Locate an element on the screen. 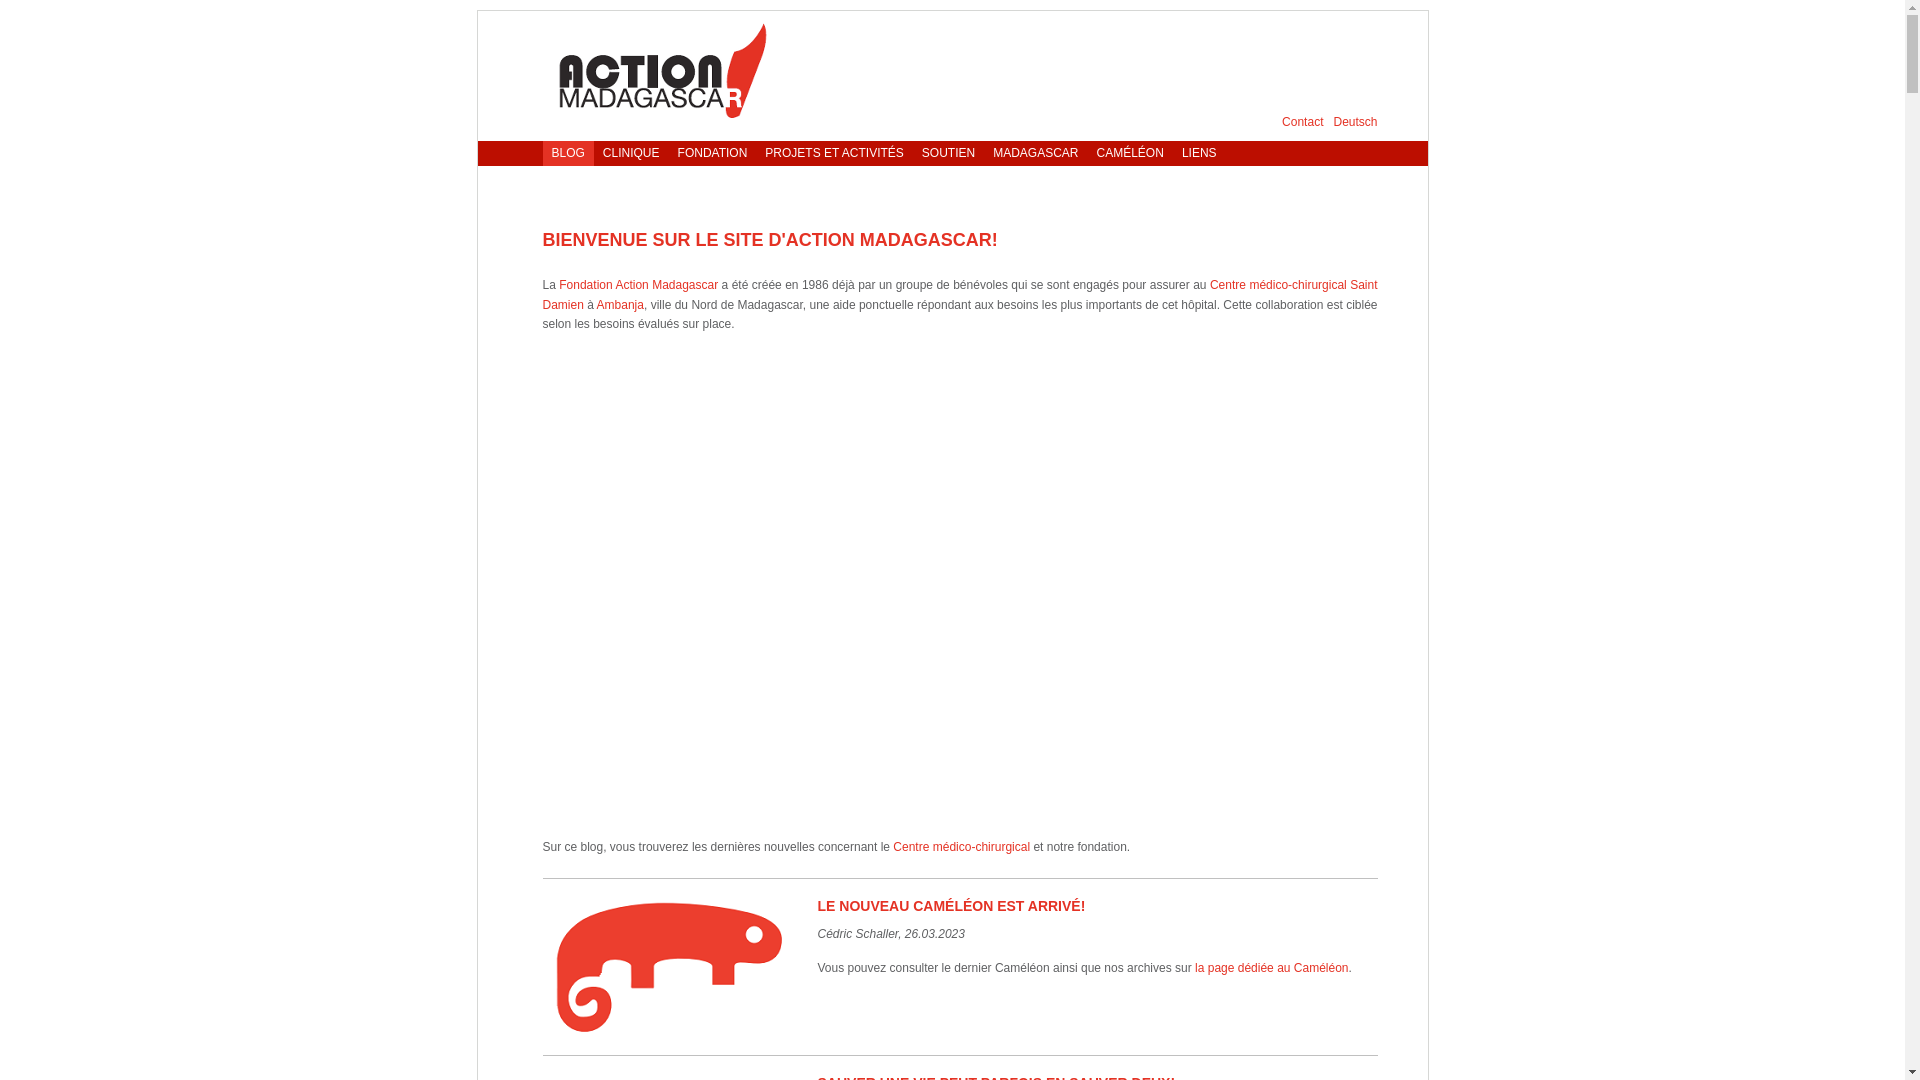 This screenshot has height=1080, width=1920. 'Fondation Action Madagascar' is located at coordinates (637, 285).